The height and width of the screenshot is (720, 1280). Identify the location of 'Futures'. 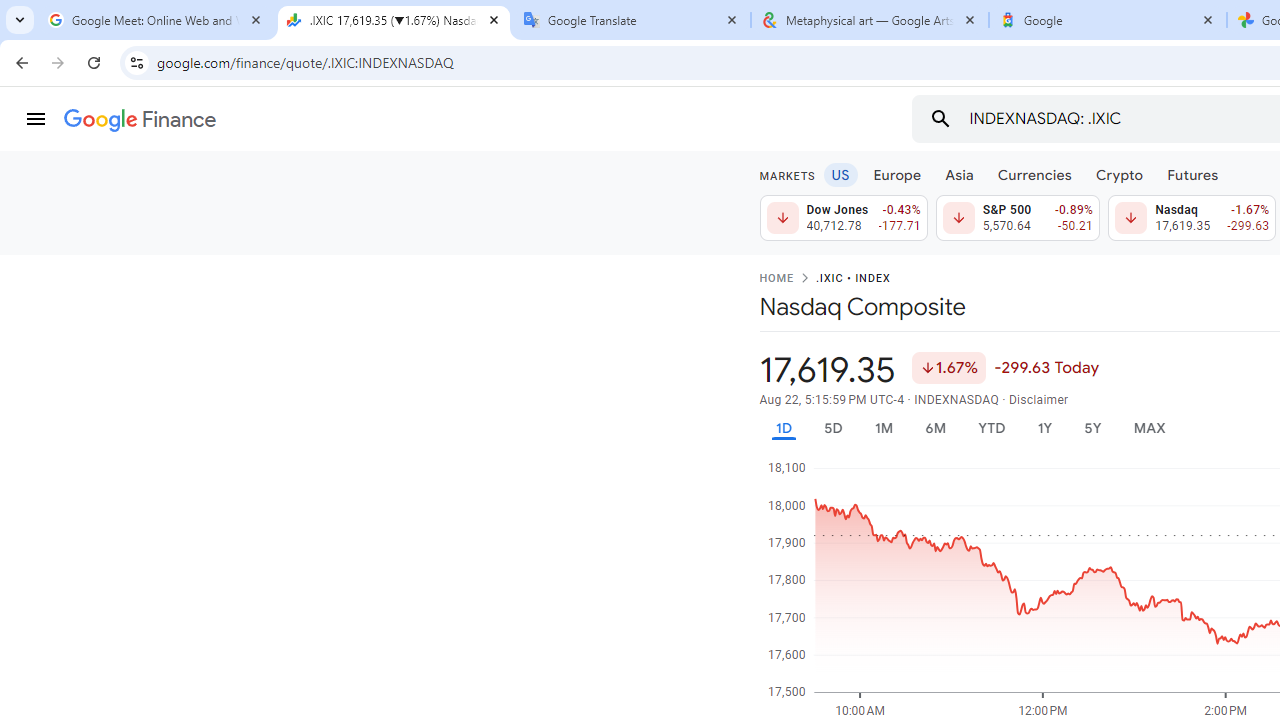
(1192, 173).